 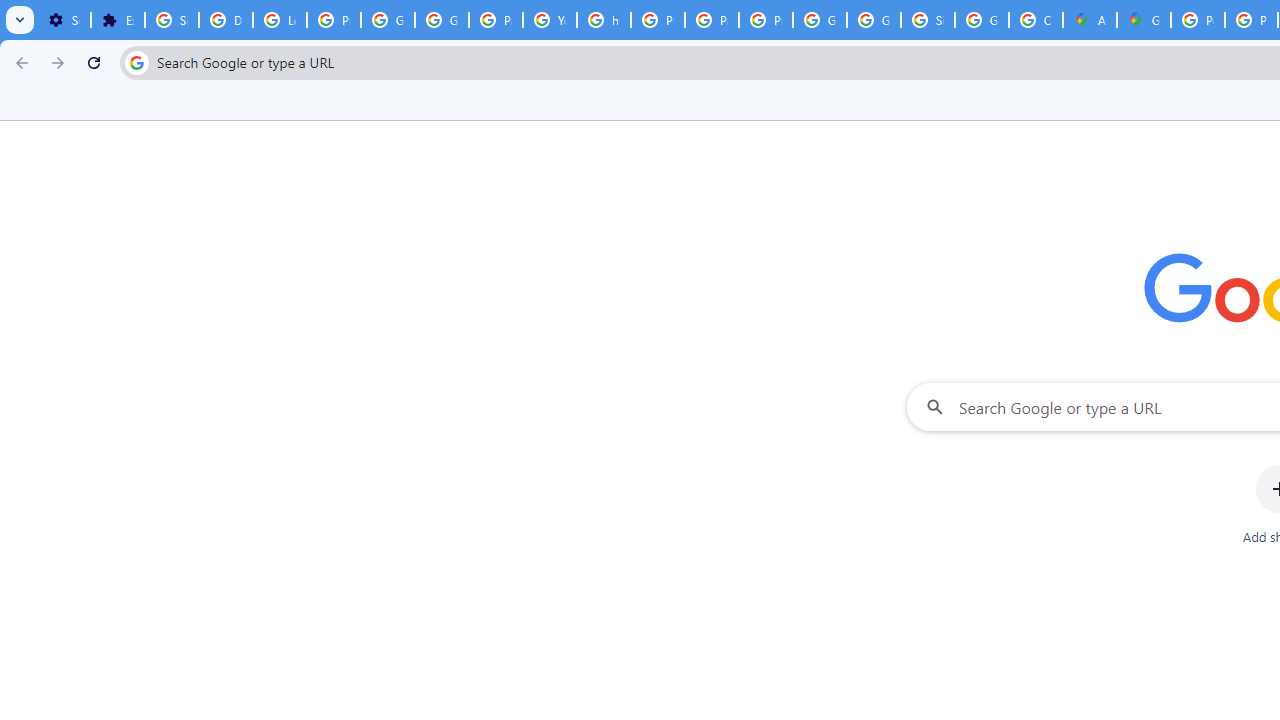 What do you see at coordinates (657, 20) in the screenshot?
I see `'Privacy Help Center - Policies Help'` at bounding box center [657, 20].